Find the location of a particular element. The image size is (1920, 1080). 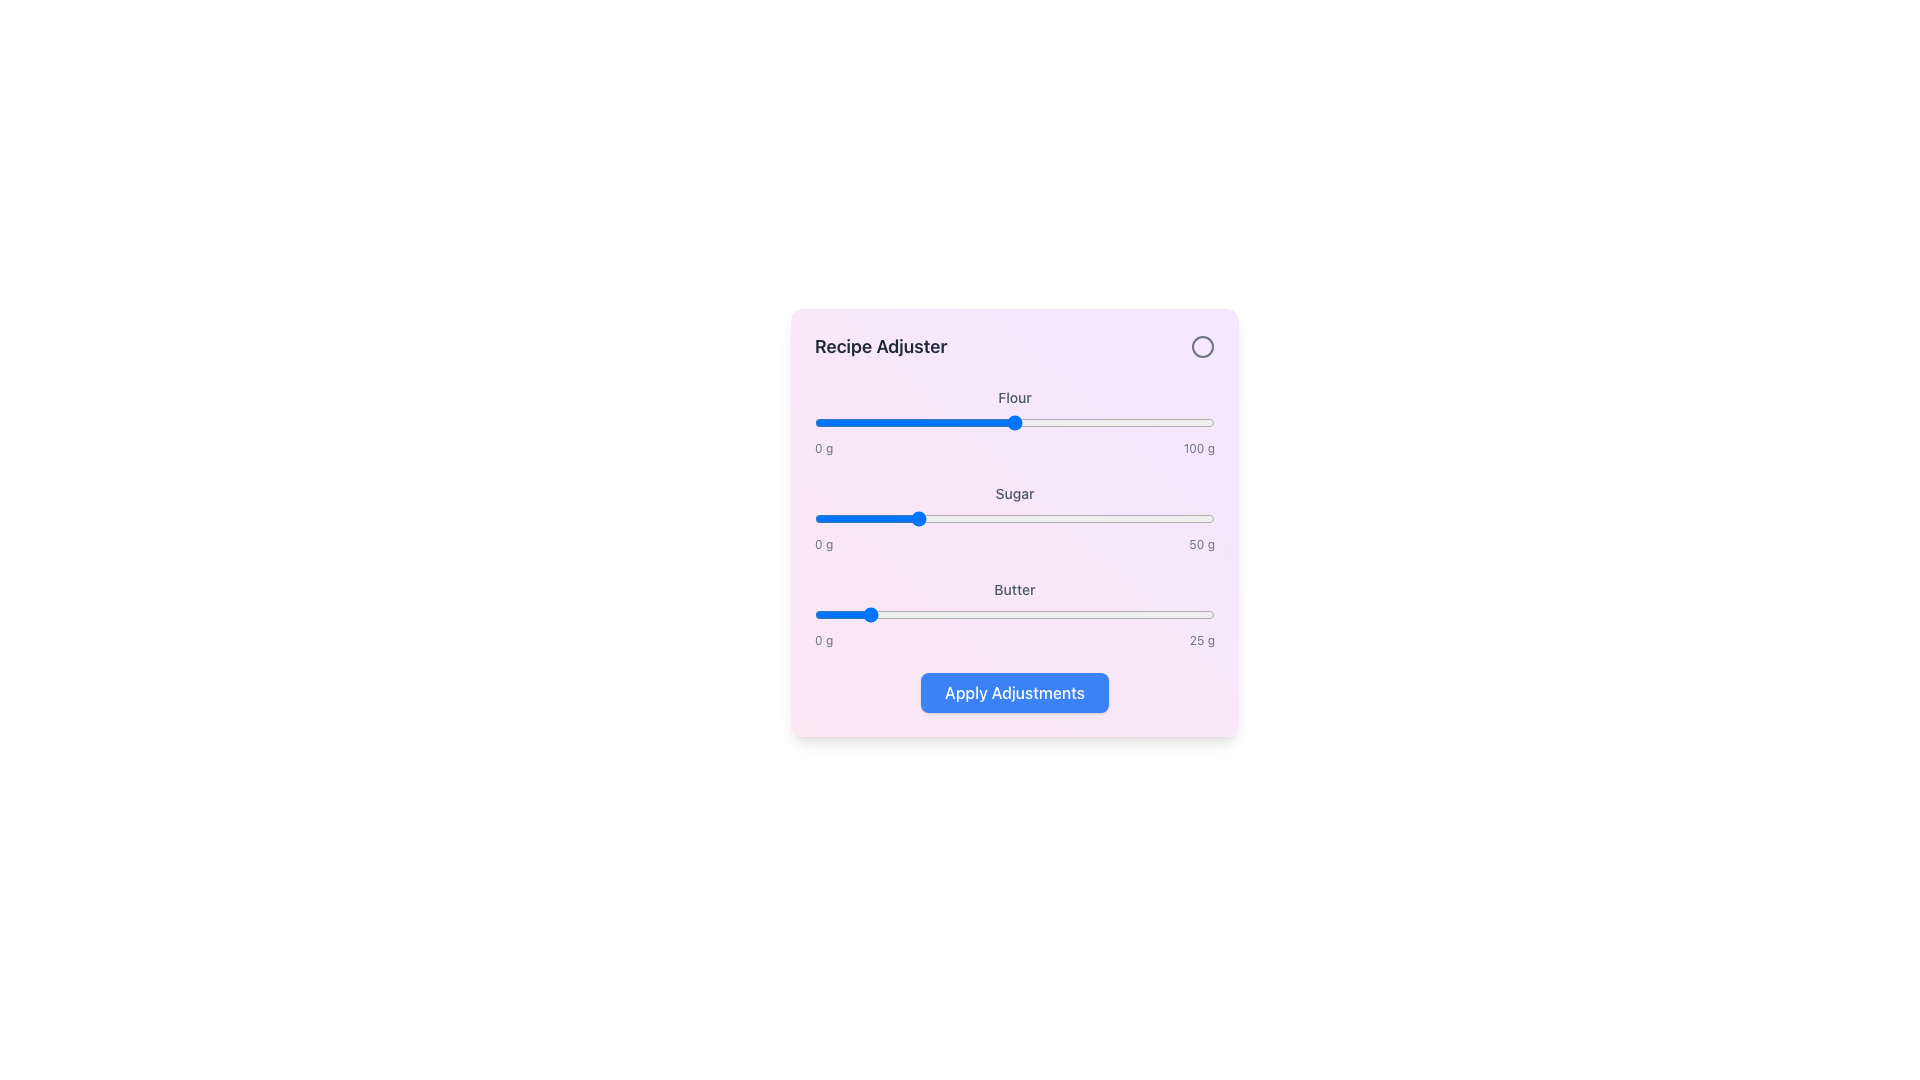

the text label displaying '100 g', which is styled in a small, gray font and positioned to the right of the 'Flour' slider interface is located at coordinates (1199, 447).